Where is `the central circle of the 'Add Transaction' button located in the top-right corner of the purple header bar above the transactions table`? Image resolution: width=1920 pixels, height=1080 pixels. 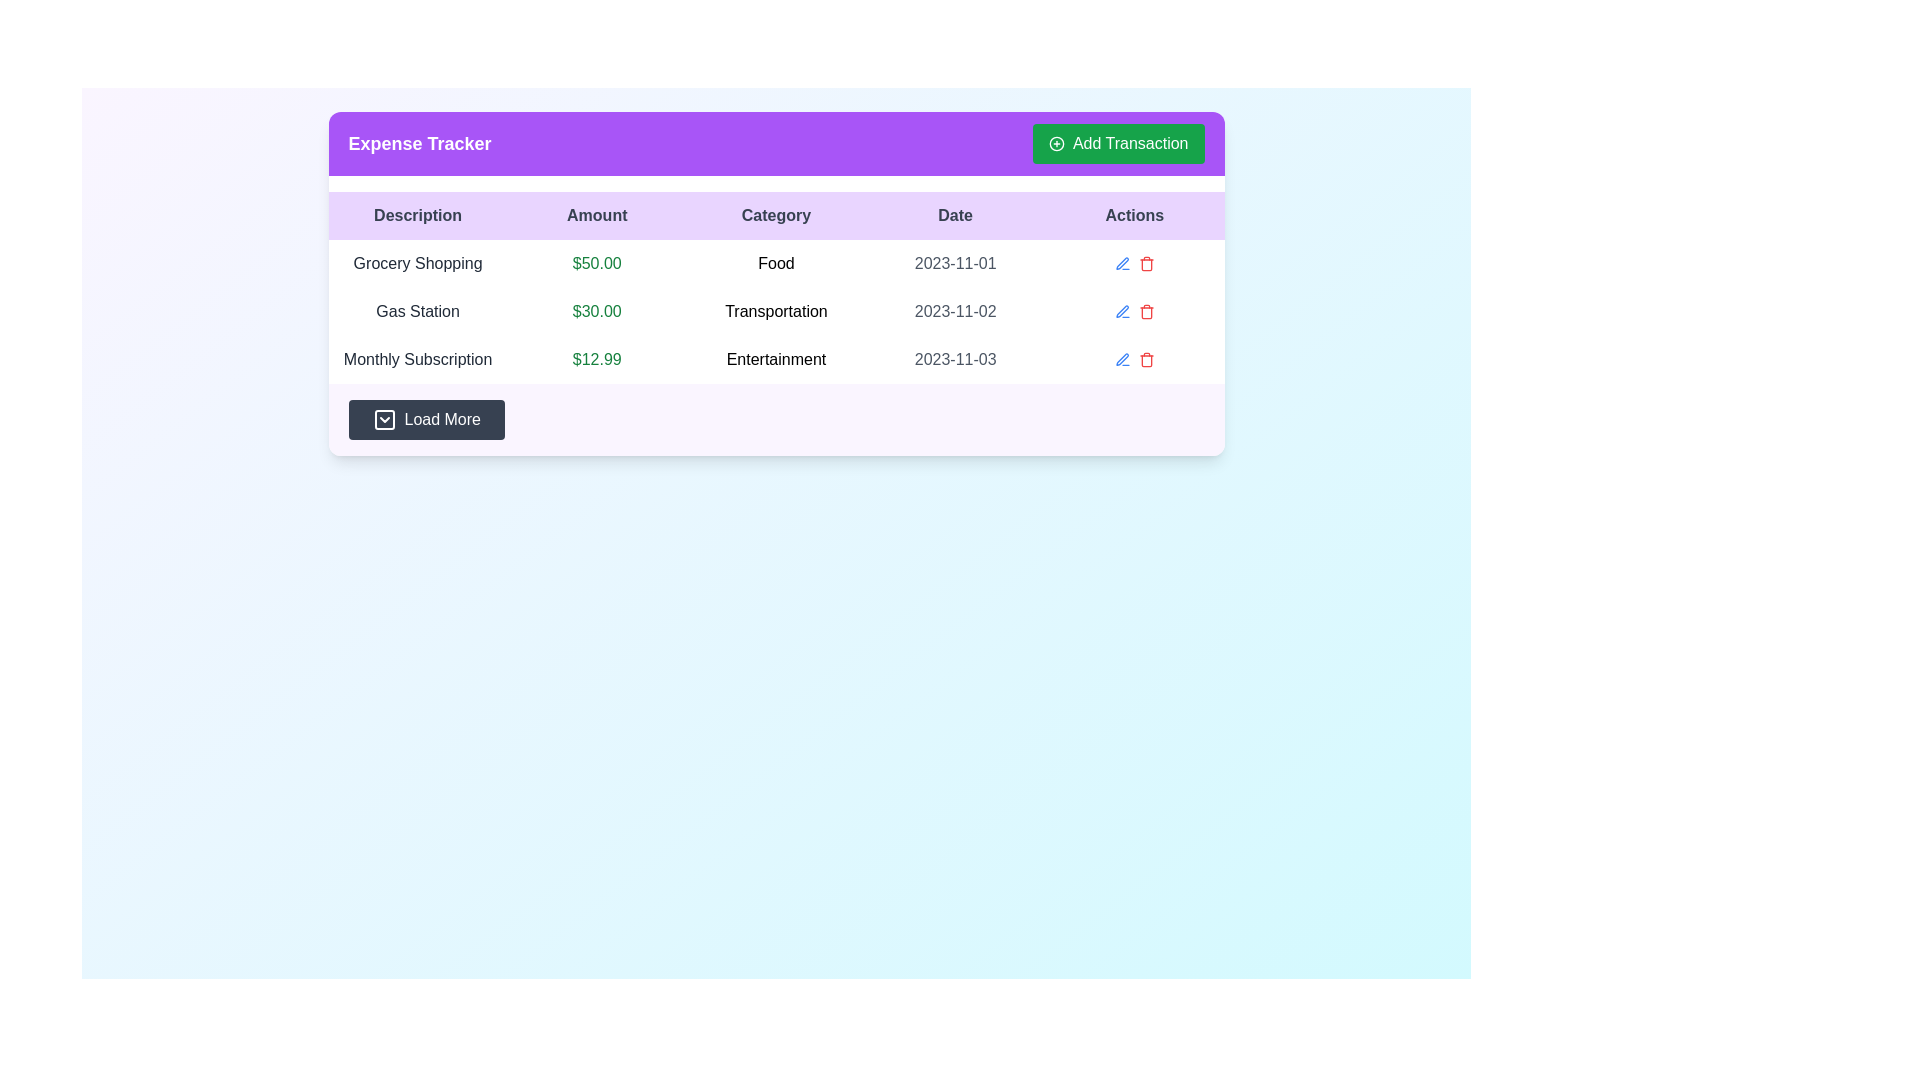 the central circle of the 'Add Transaction' button located in the top-right corner of the purple header bar above the transactions table is located at coordinates (1055, 142).